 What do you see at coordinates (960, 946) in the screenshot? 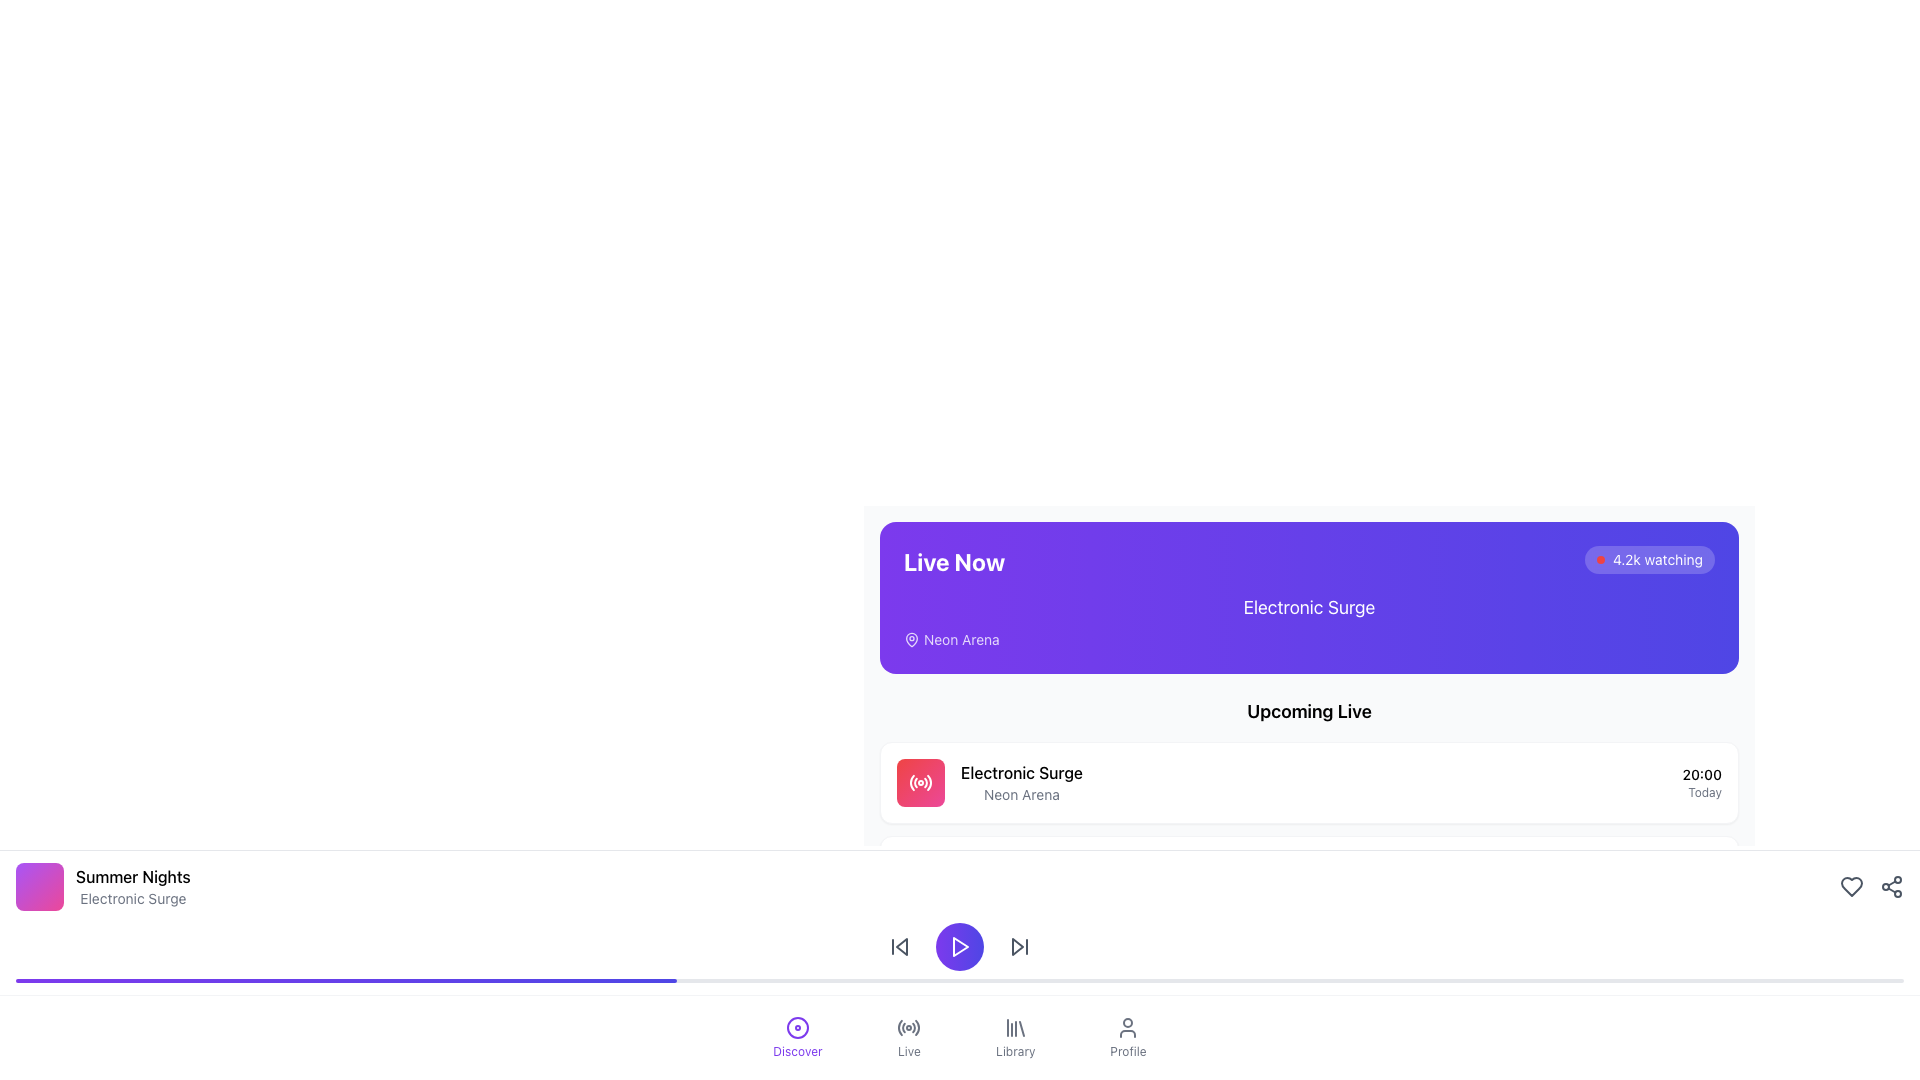
I see `the media play/pause button located at the center of the horizontal control bar to play the media content` at bounding box center [960, 946].